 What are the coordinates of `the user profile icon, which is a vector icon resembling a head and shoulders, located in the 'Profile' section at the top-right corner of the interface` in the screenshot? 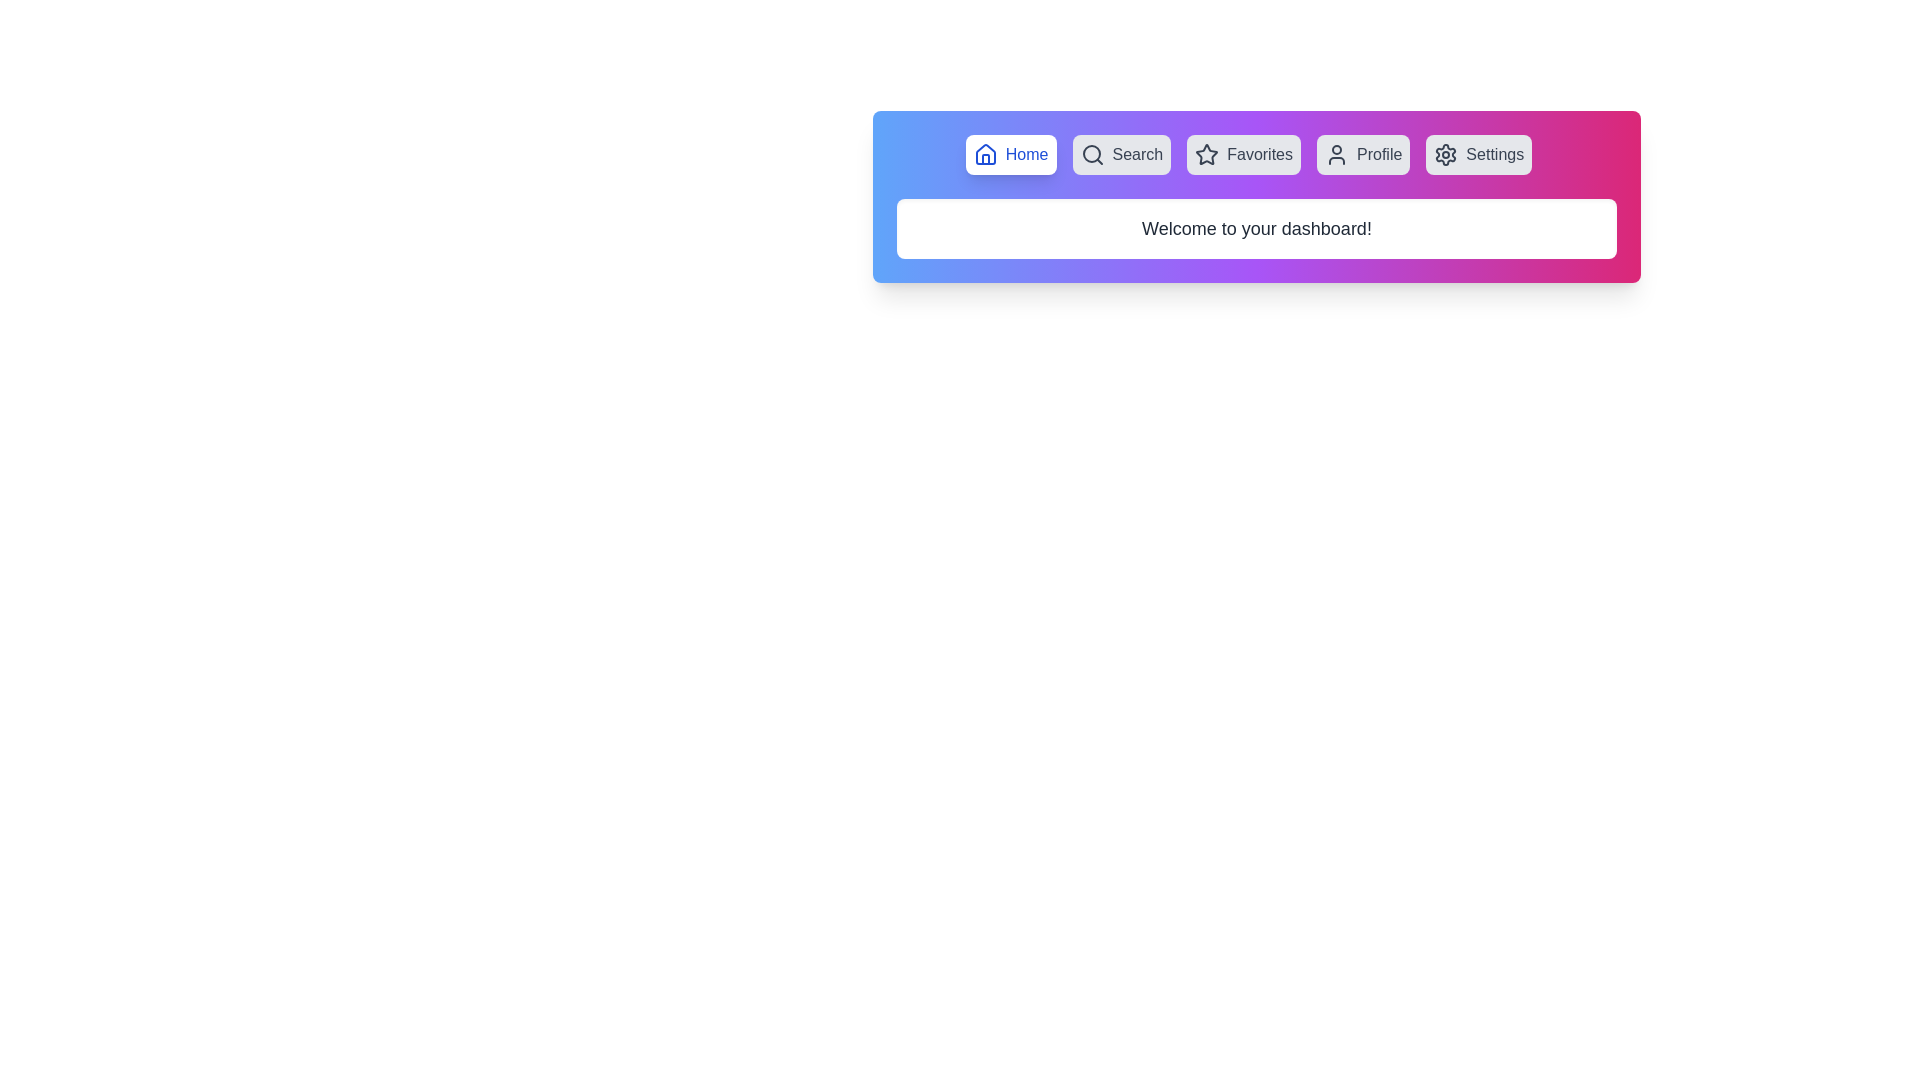 It's located at (1337, 153).